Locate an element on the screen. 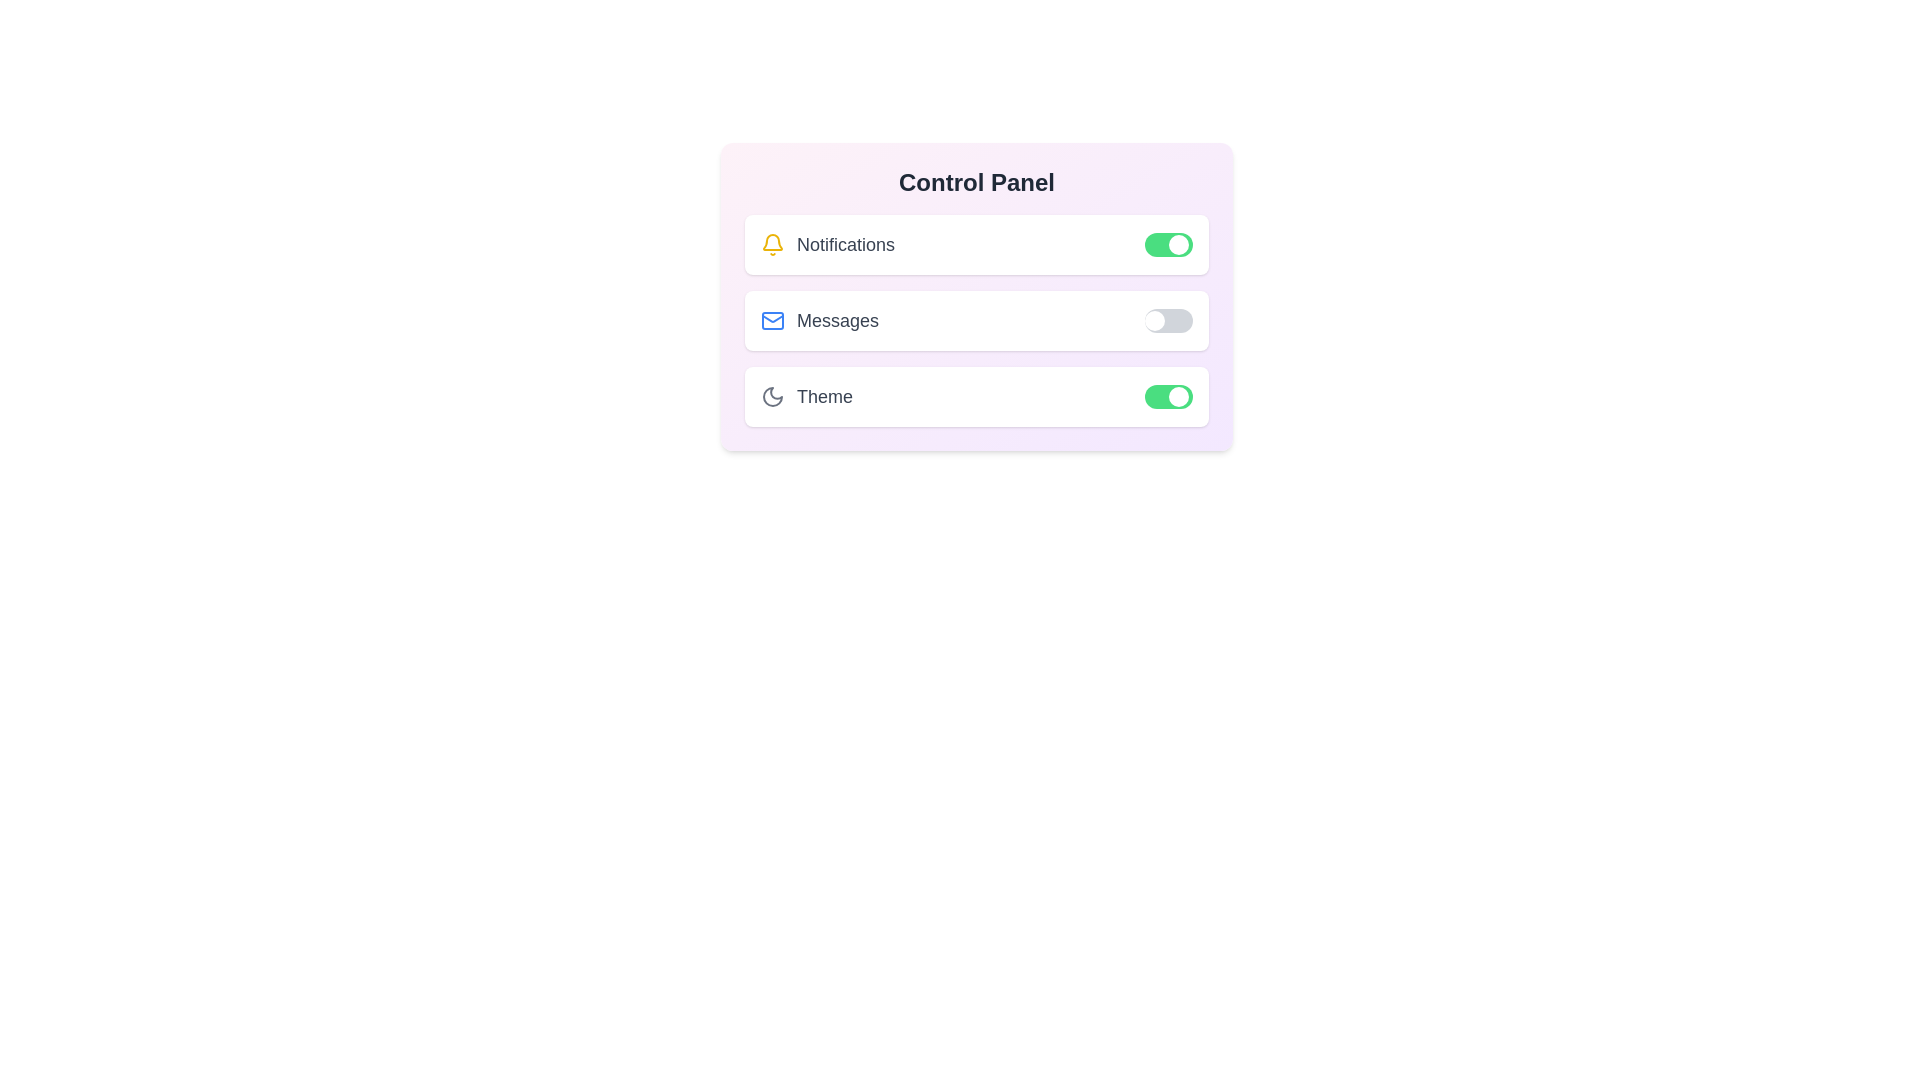 The width and height of the screenshot is (1920, 1080). the toggle switch for the 'Notifications', 'Messages', or 'Theme' settings in the Panel with interactive toggle switch components located below the title 'Control Panel' is located at coordinates (977, 297).